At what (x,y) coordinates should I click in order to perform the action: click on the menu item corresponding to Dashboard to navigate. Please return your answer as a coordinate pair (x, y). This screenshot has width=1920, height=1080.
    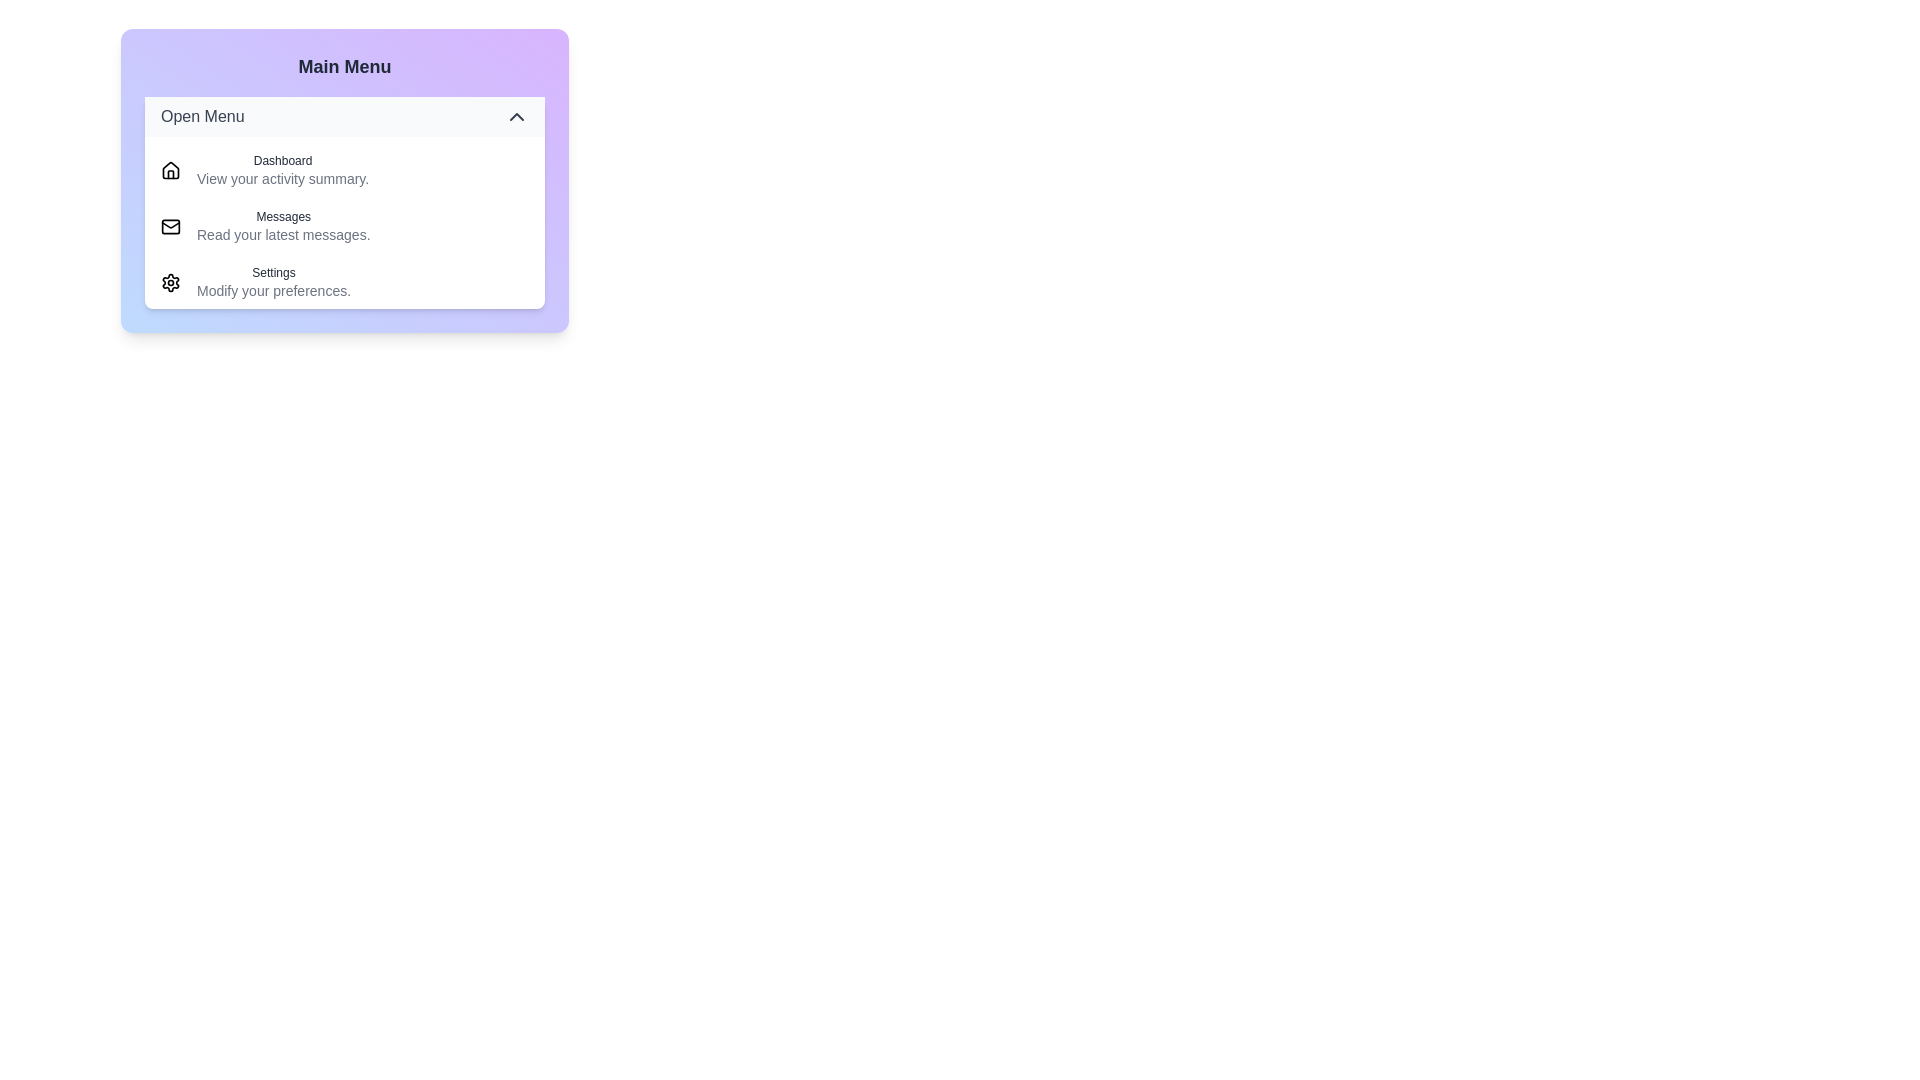
    Looking at the image, I should click on (345, 169).